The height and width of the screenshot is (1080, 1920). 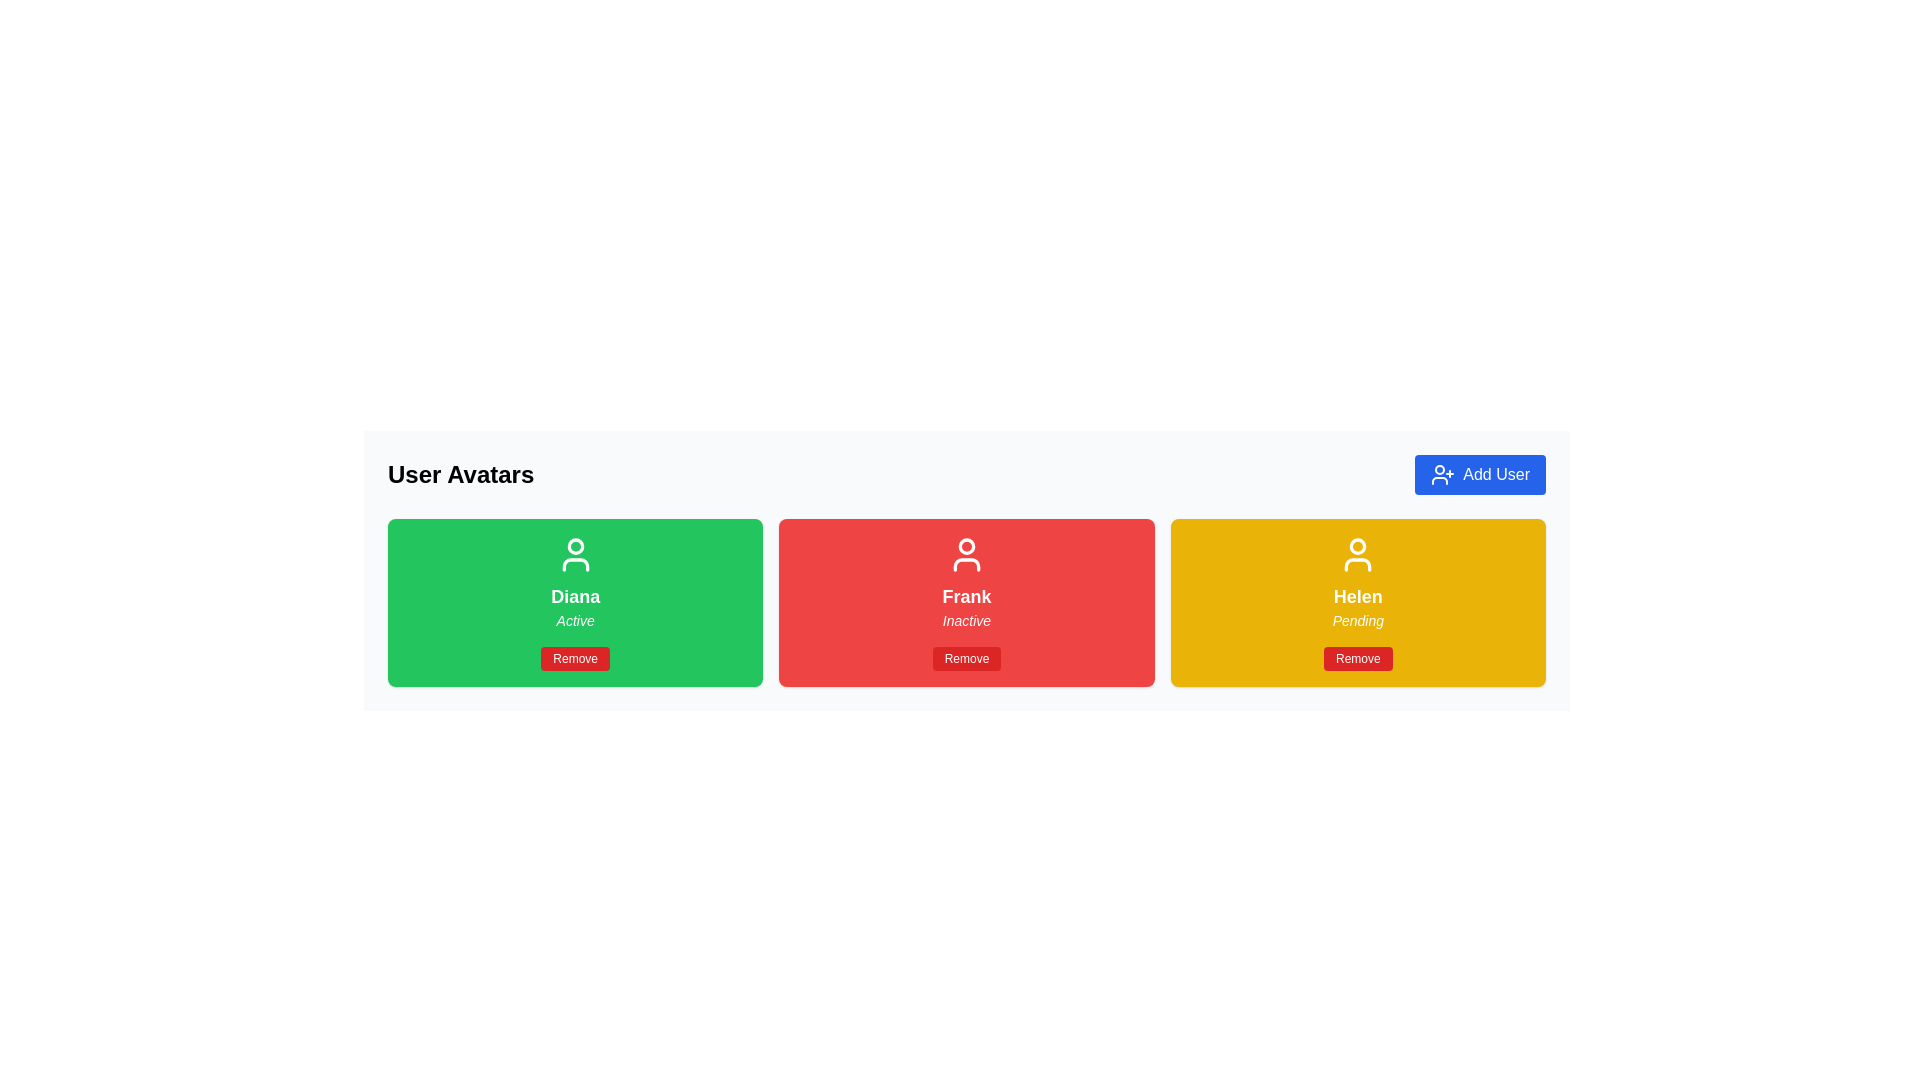 What do you see at coordinates (1358, 659) in the screenshot?
I see `the 'Remove' button located at the bottom section of the card associated with user 'Helen'` at bounding box center [1358, 659].